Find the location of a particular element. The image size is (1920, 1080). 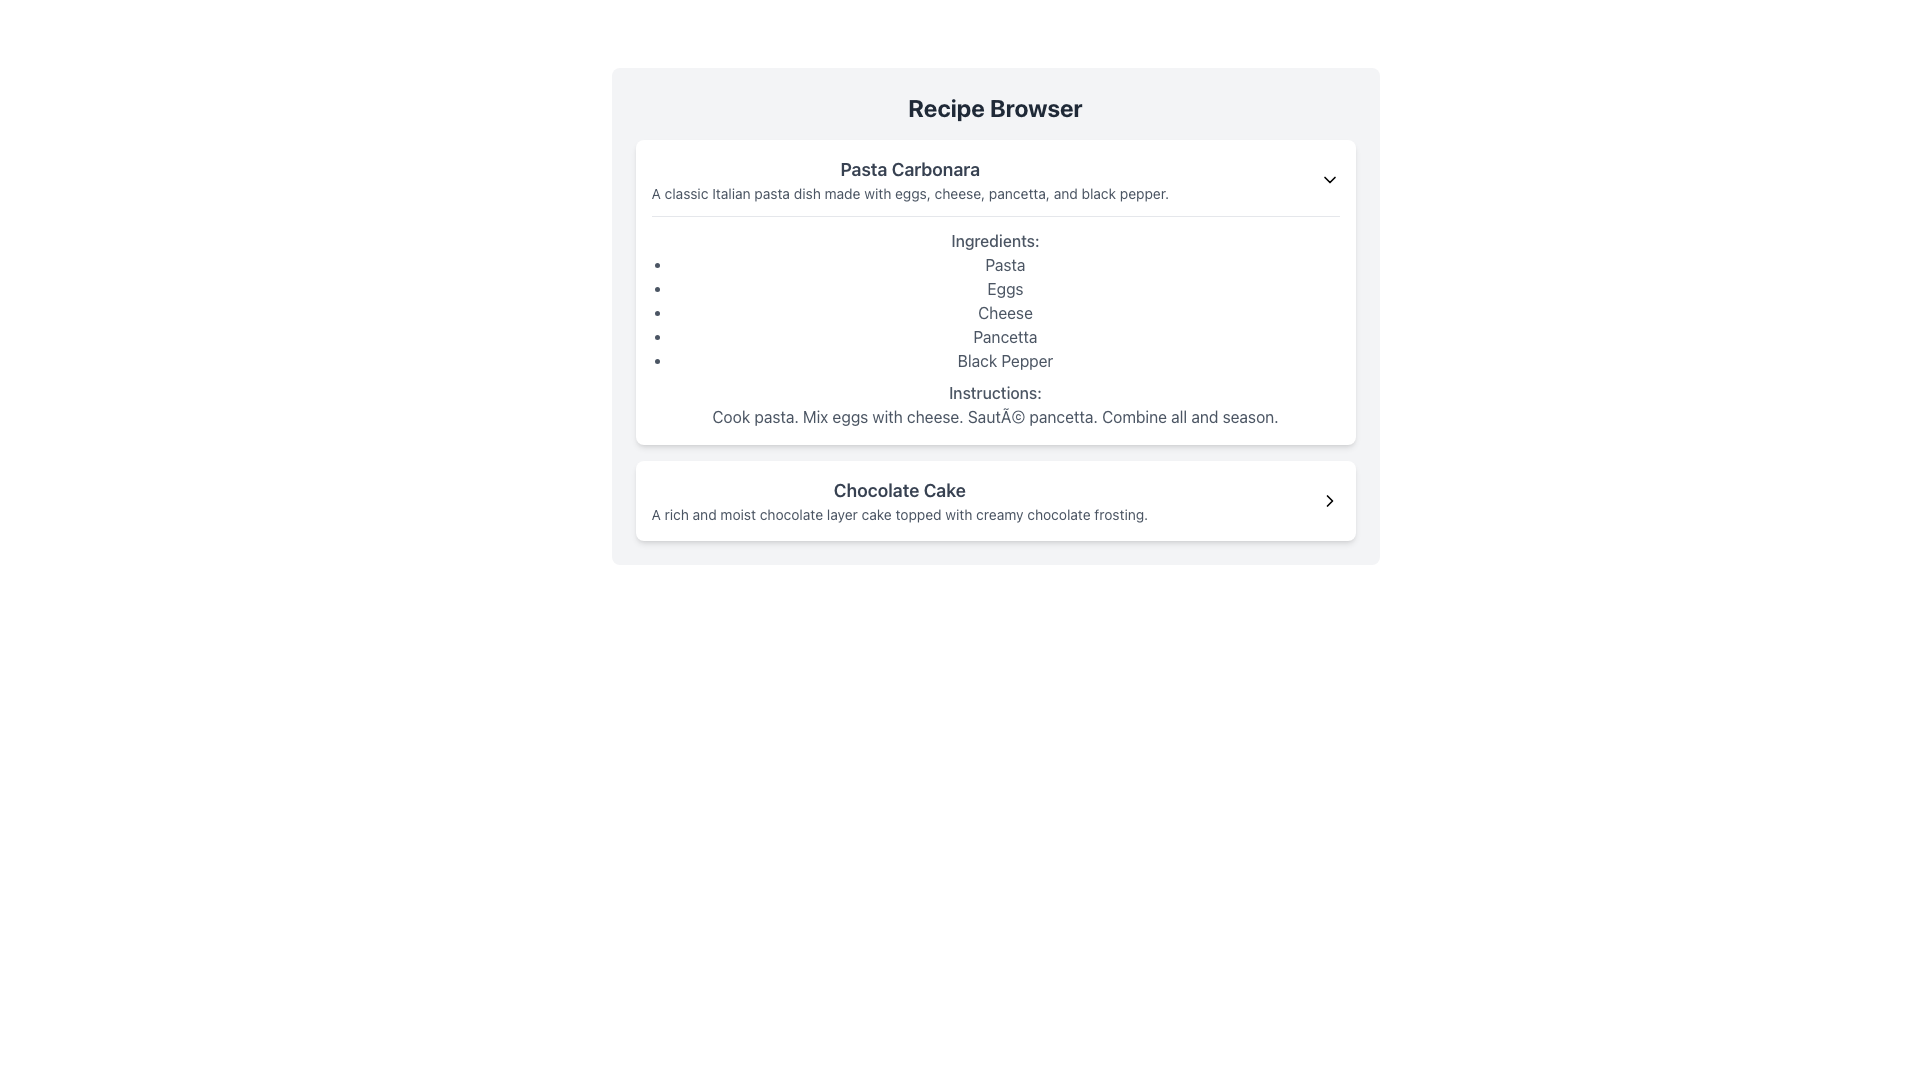

the third item in the bulleted list under 'Ingredients' in the 'Pasta Carbonara' recipe section, which displays the ingredient name between 'Eggs' and 'Pancetta' is located at coordinates (1005, 312).